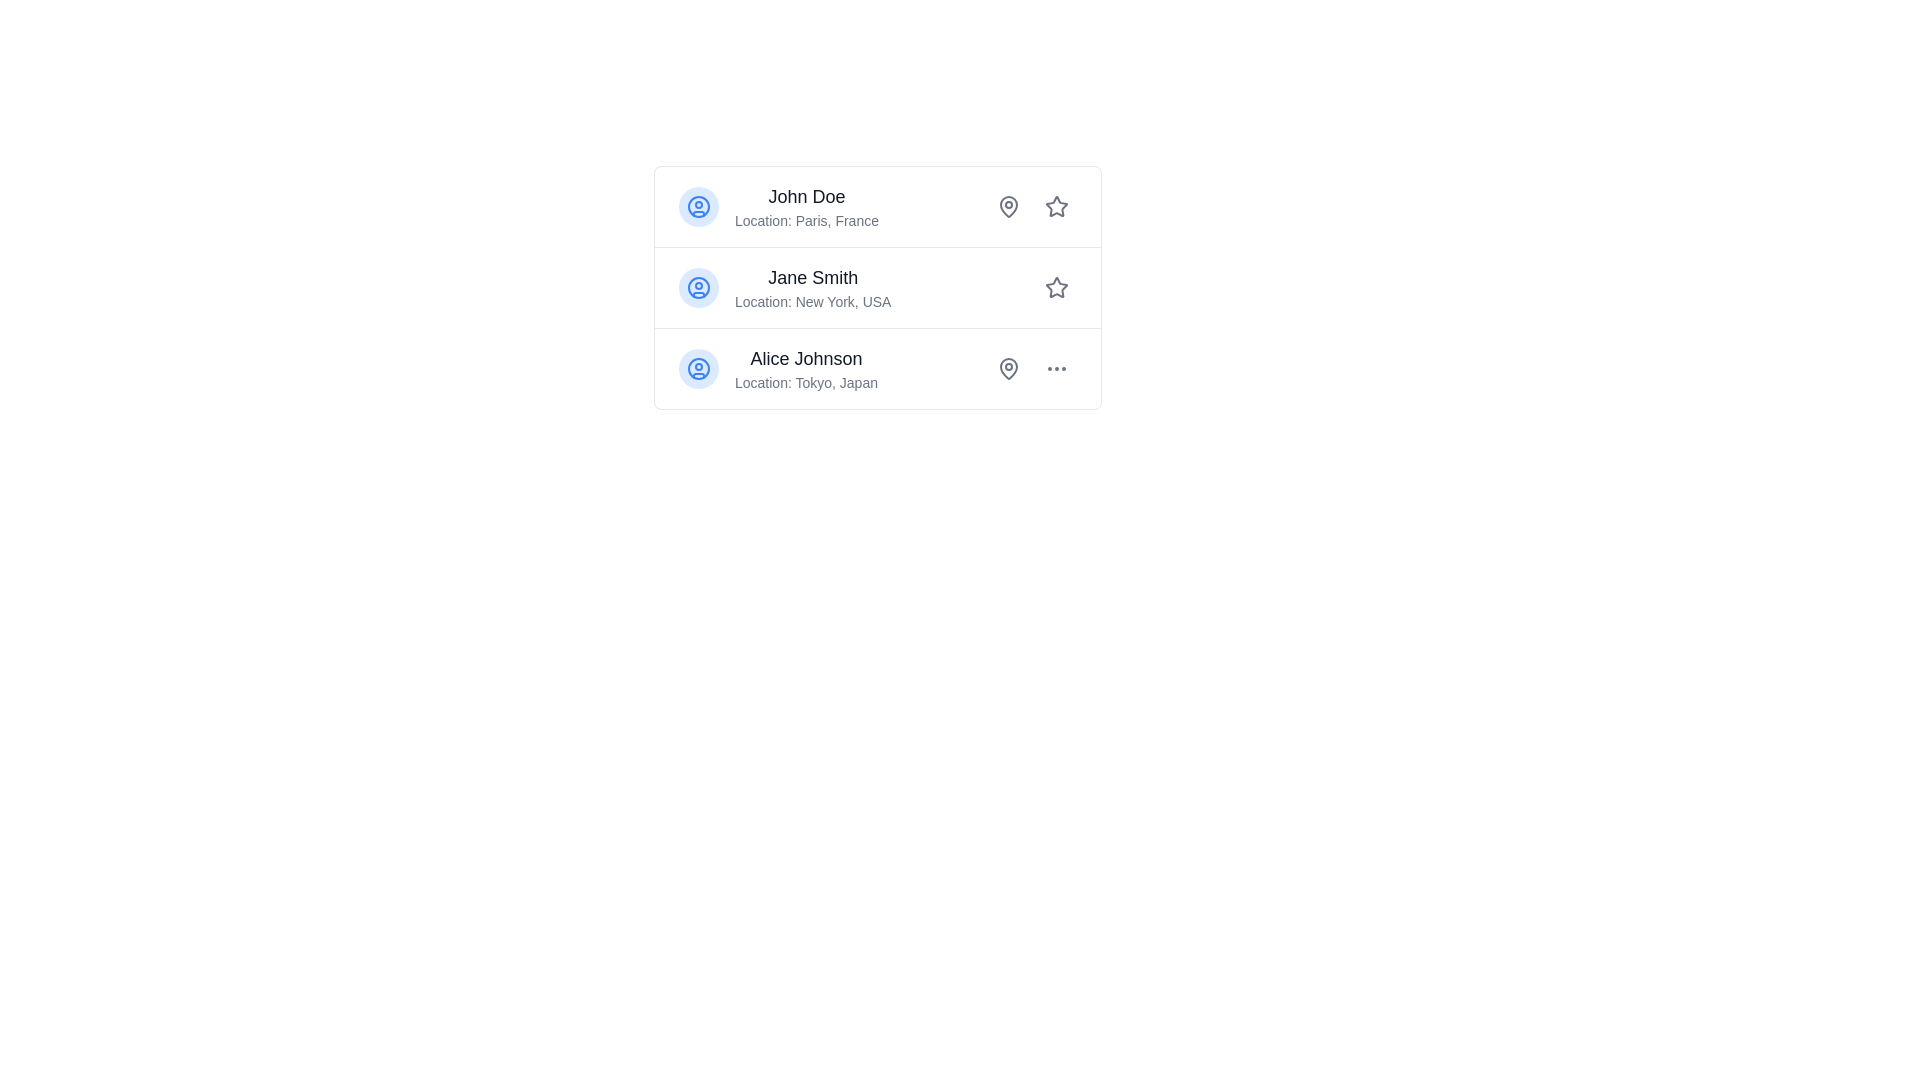 The height and width of the screenshot is (1080, 1920). What do you see at coordinates (1008, 369) in the screenshot?
I see `the location pin icon located to the right of the text 'Alice Johnson'` at bounding box center [1008, 369].